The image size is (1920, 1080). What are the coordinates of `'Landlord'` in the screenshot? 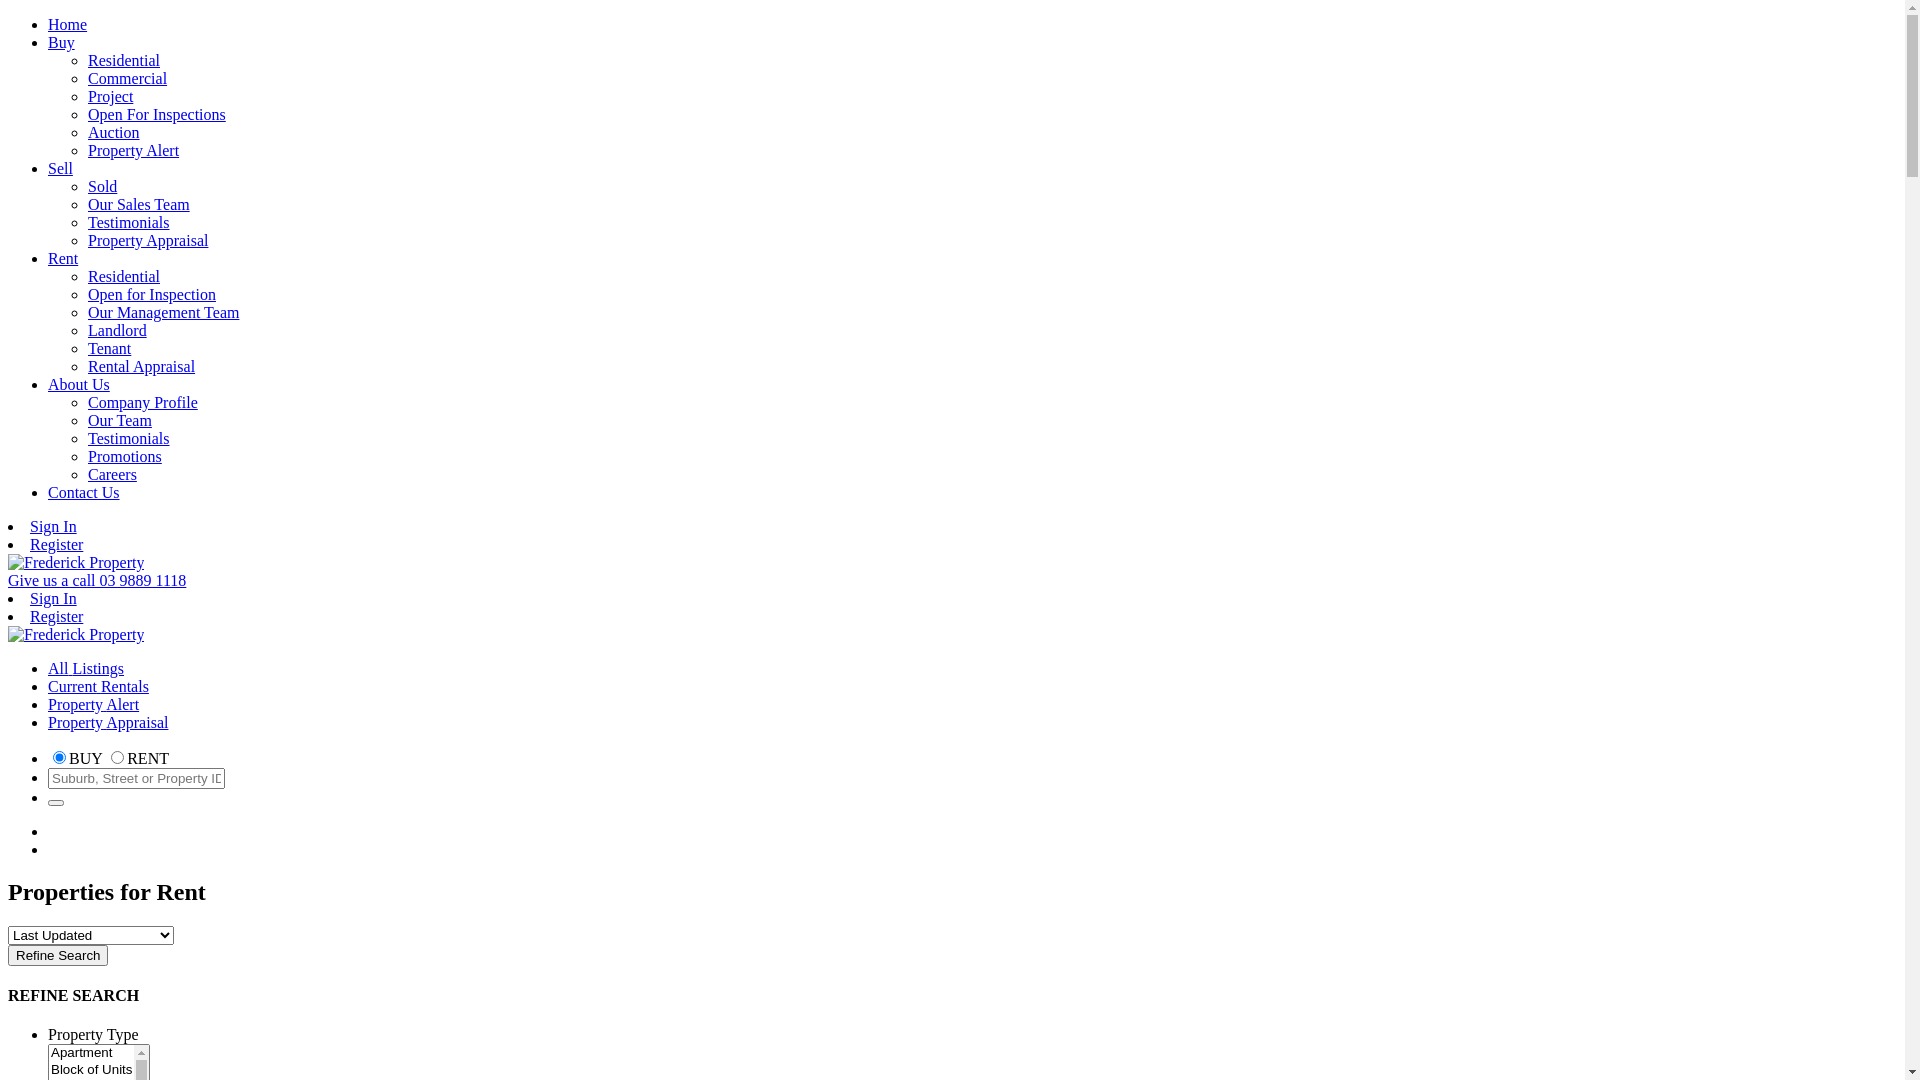 It's located at (116, 329).